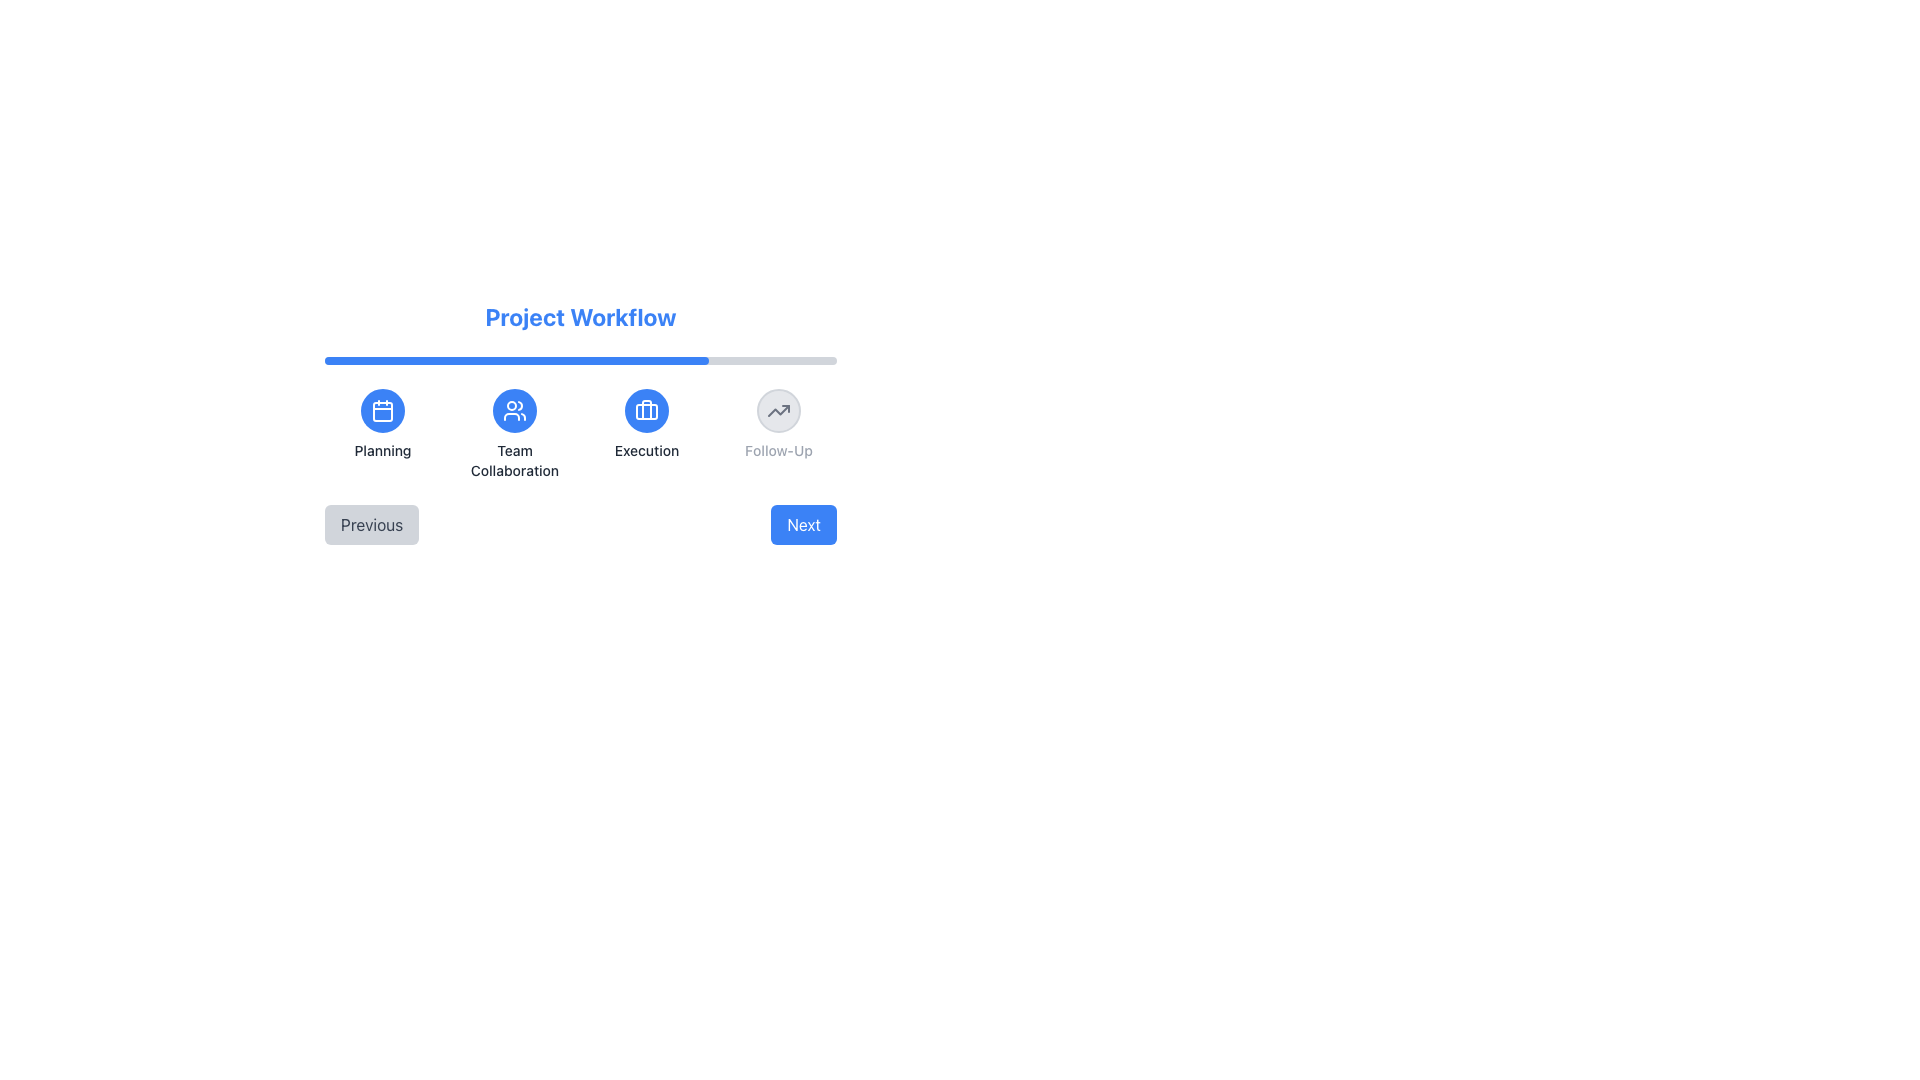  Describe the element at coordinates (777, 410) in the screenshot. I see `the circular icon with a light gray background and an upward trending dark gray arrow, which is located adjacent to the text 'Follow-Up' in the workflow progression section` at that location.